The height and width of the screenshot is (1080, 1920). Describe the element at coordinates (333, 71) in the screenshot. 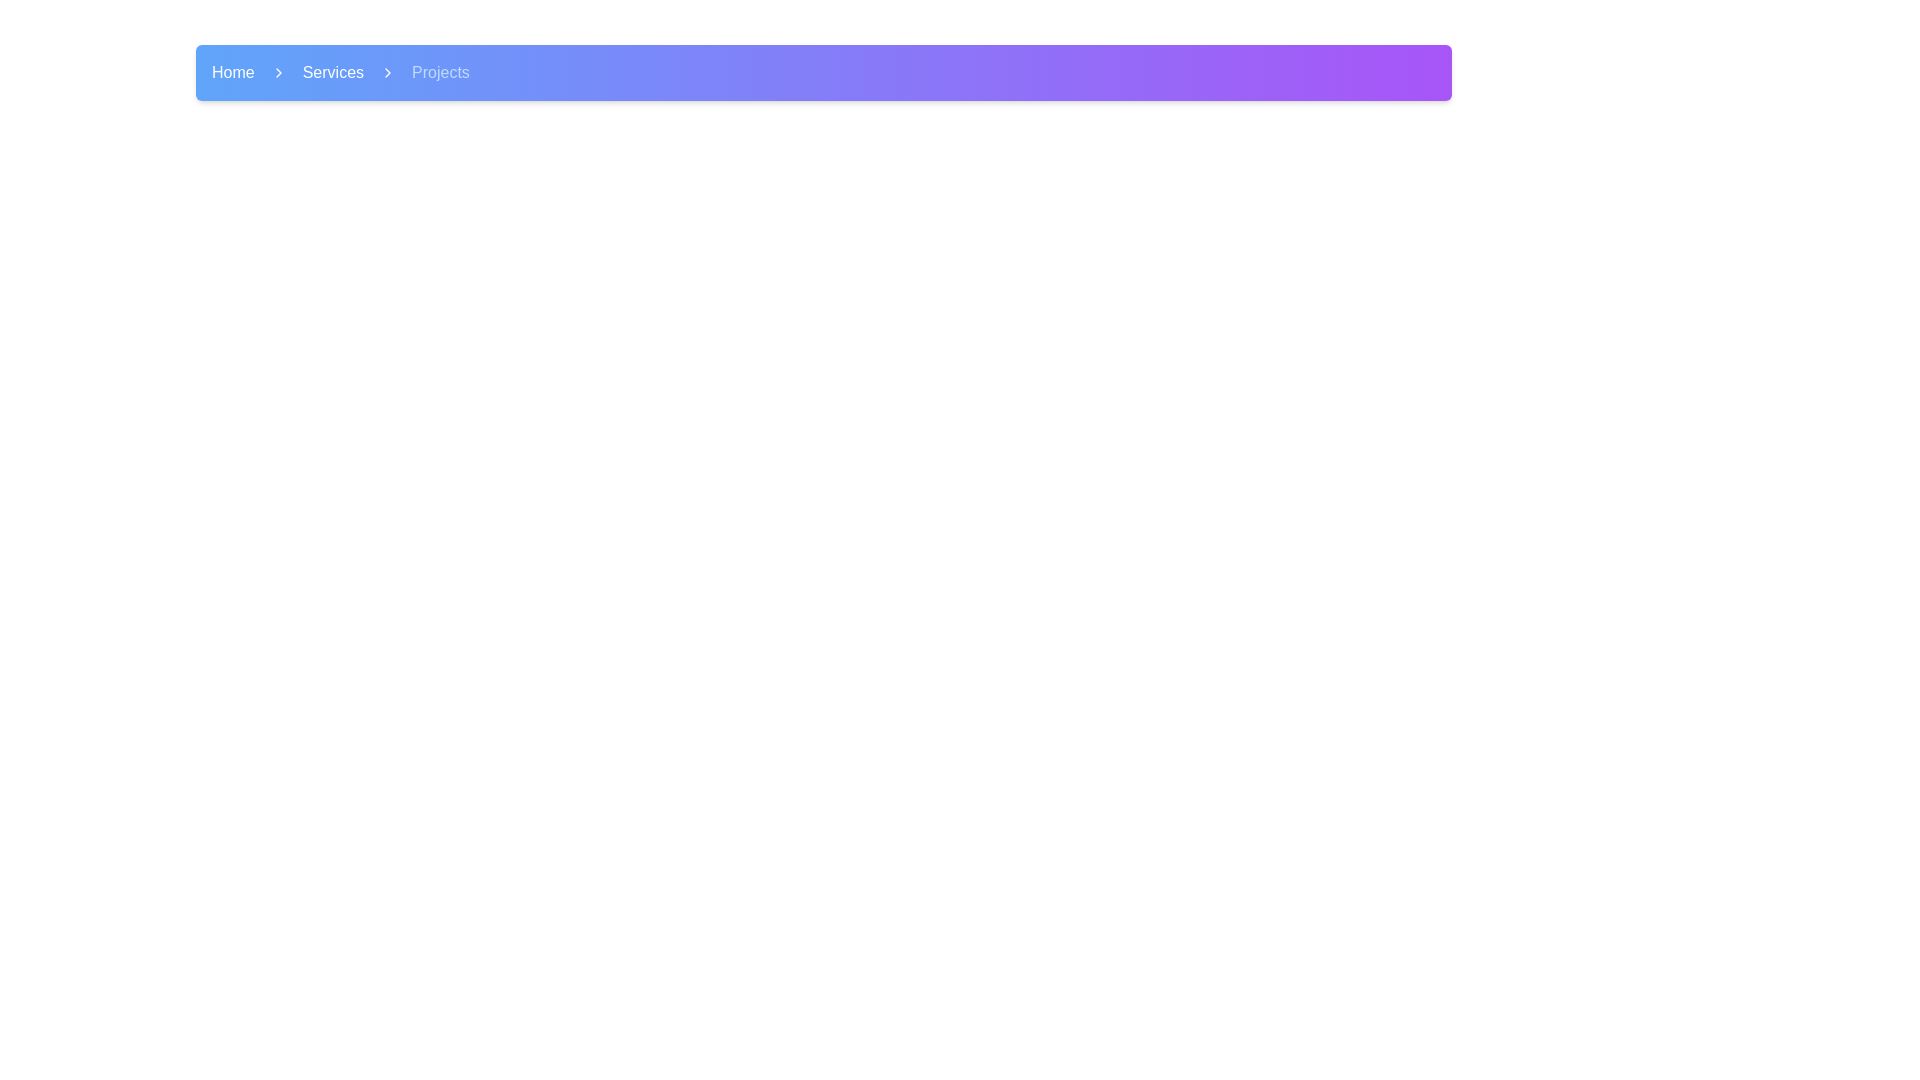

I see `the clickable text link labeled 'Services' located in the light blue navigation bar` at that location.